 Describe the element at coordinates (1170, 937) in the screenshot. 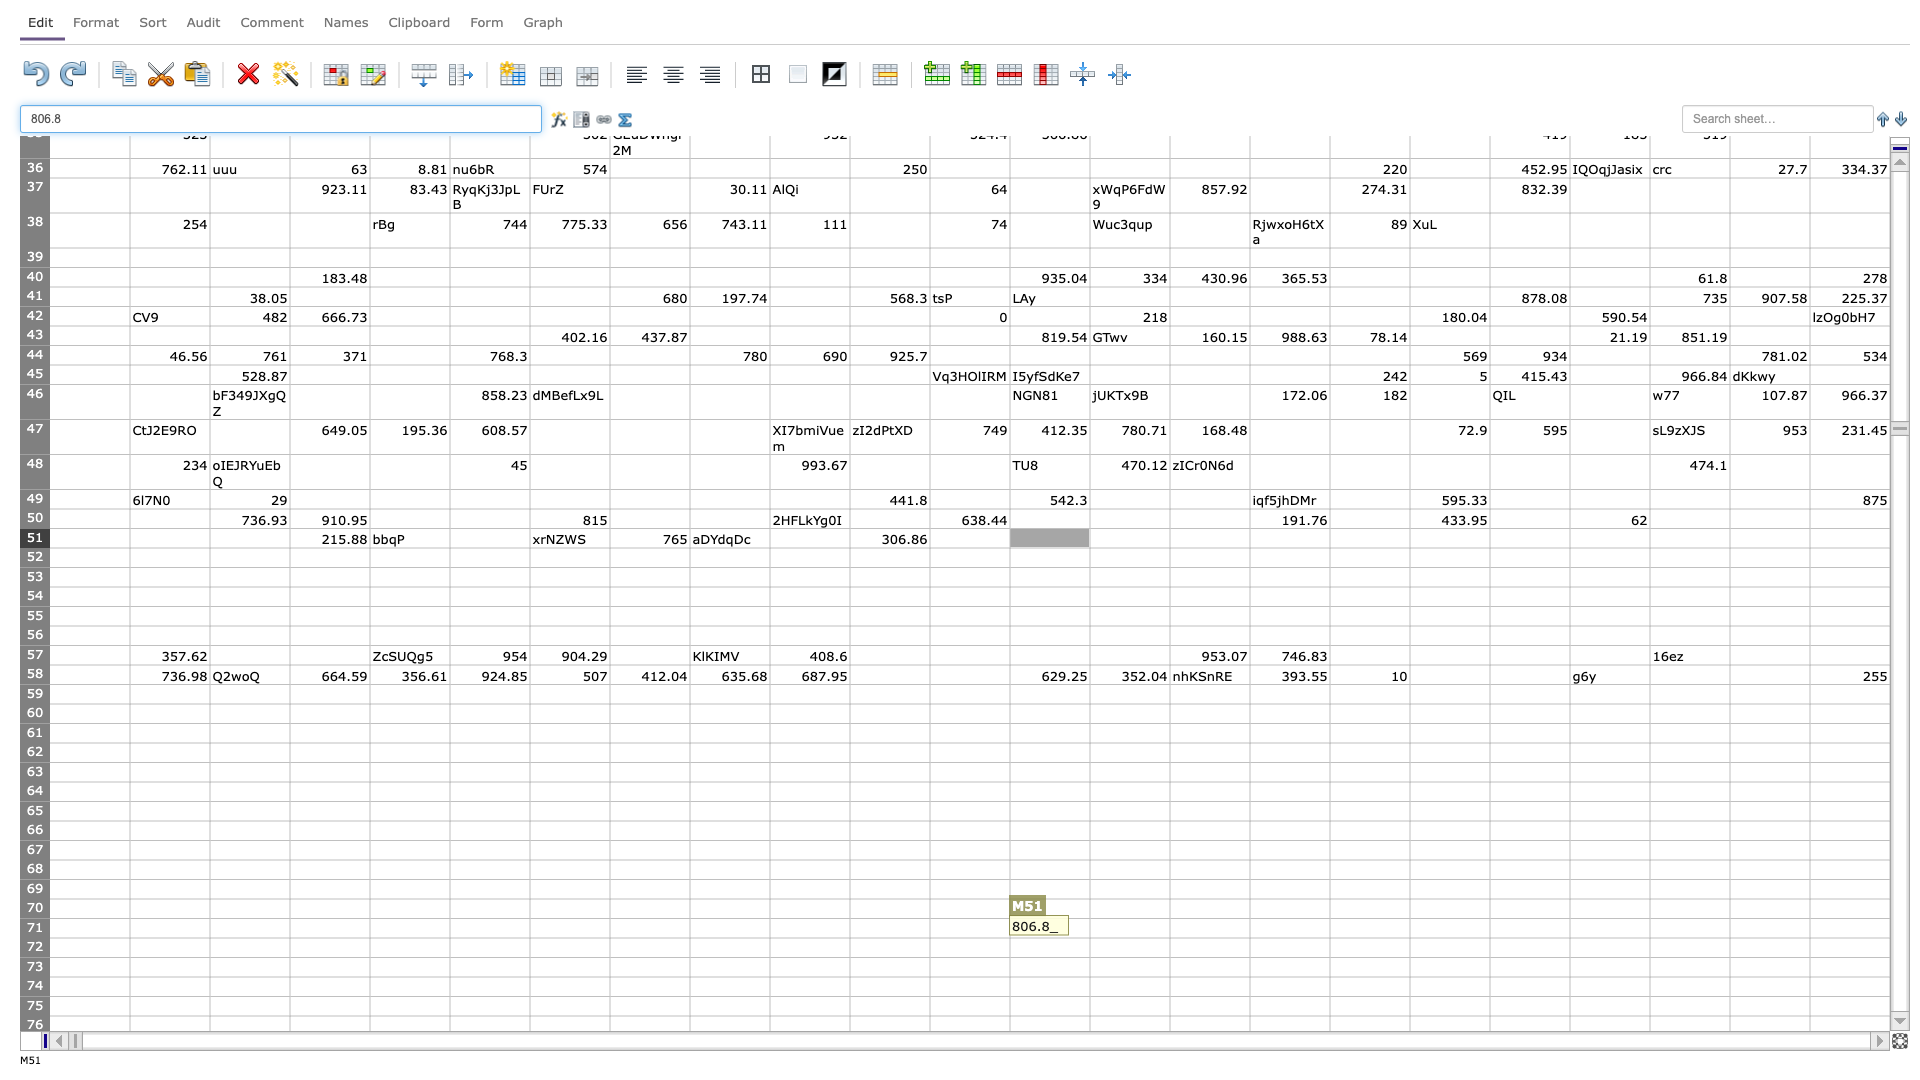

I see `Auto-fill point of cell N71` at that location.